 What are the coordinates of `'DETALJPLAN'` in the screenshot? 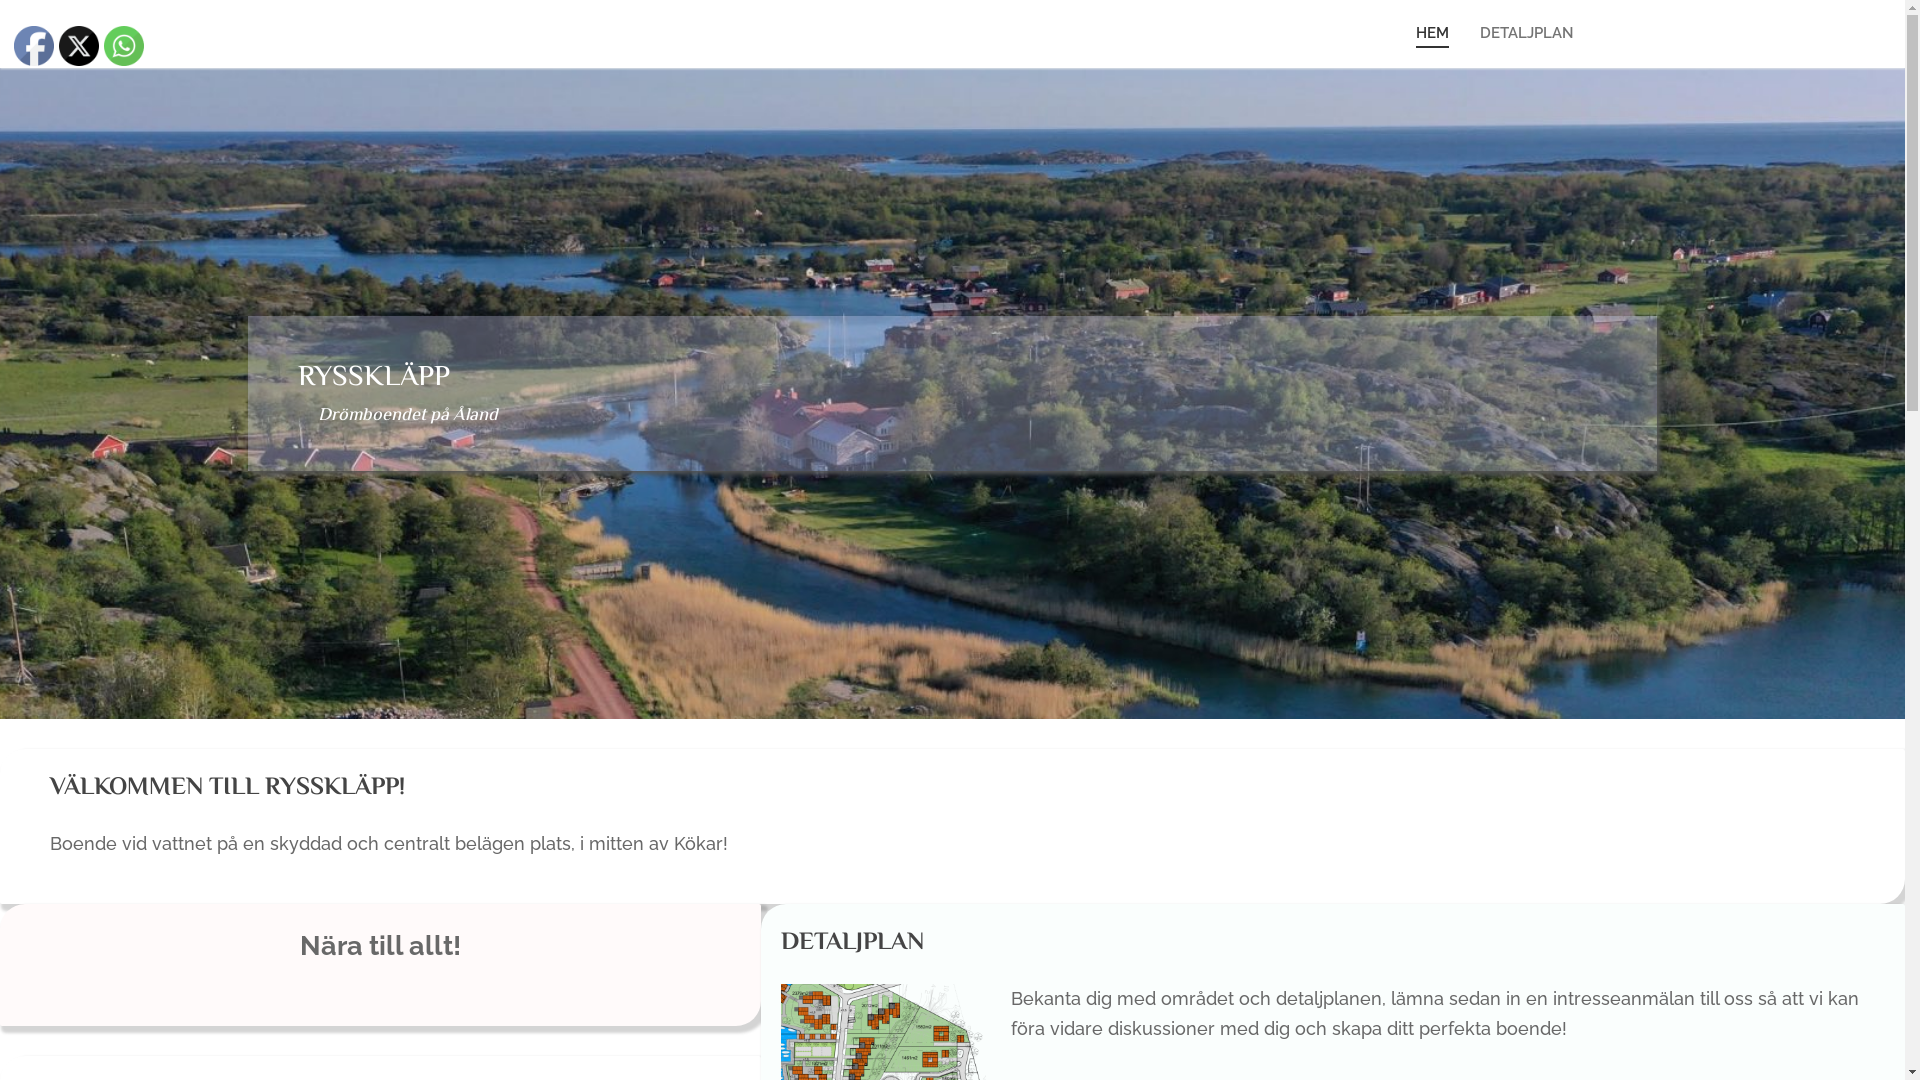 It's located at (1525, 33).